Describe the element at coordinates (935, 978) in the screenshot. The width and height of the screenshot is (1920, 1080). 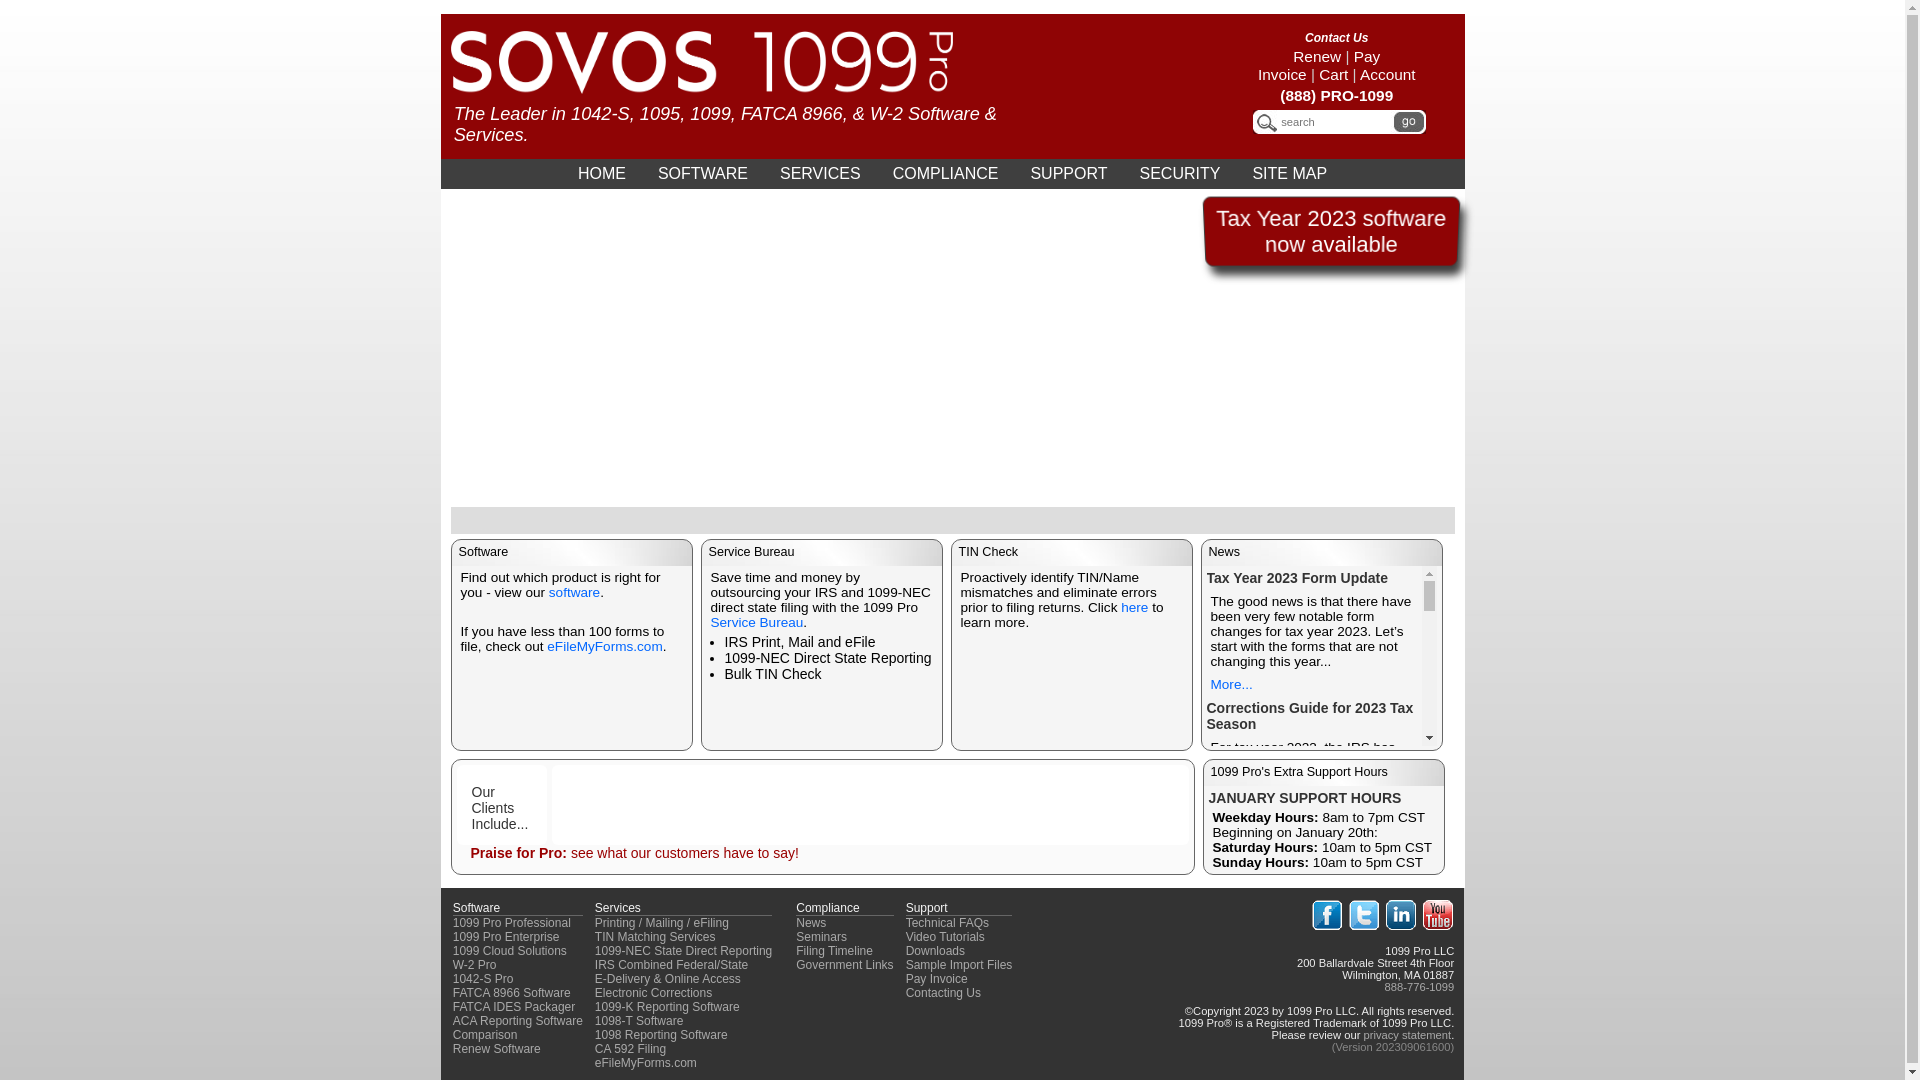
I see `'Pay Invoice'` at that location.